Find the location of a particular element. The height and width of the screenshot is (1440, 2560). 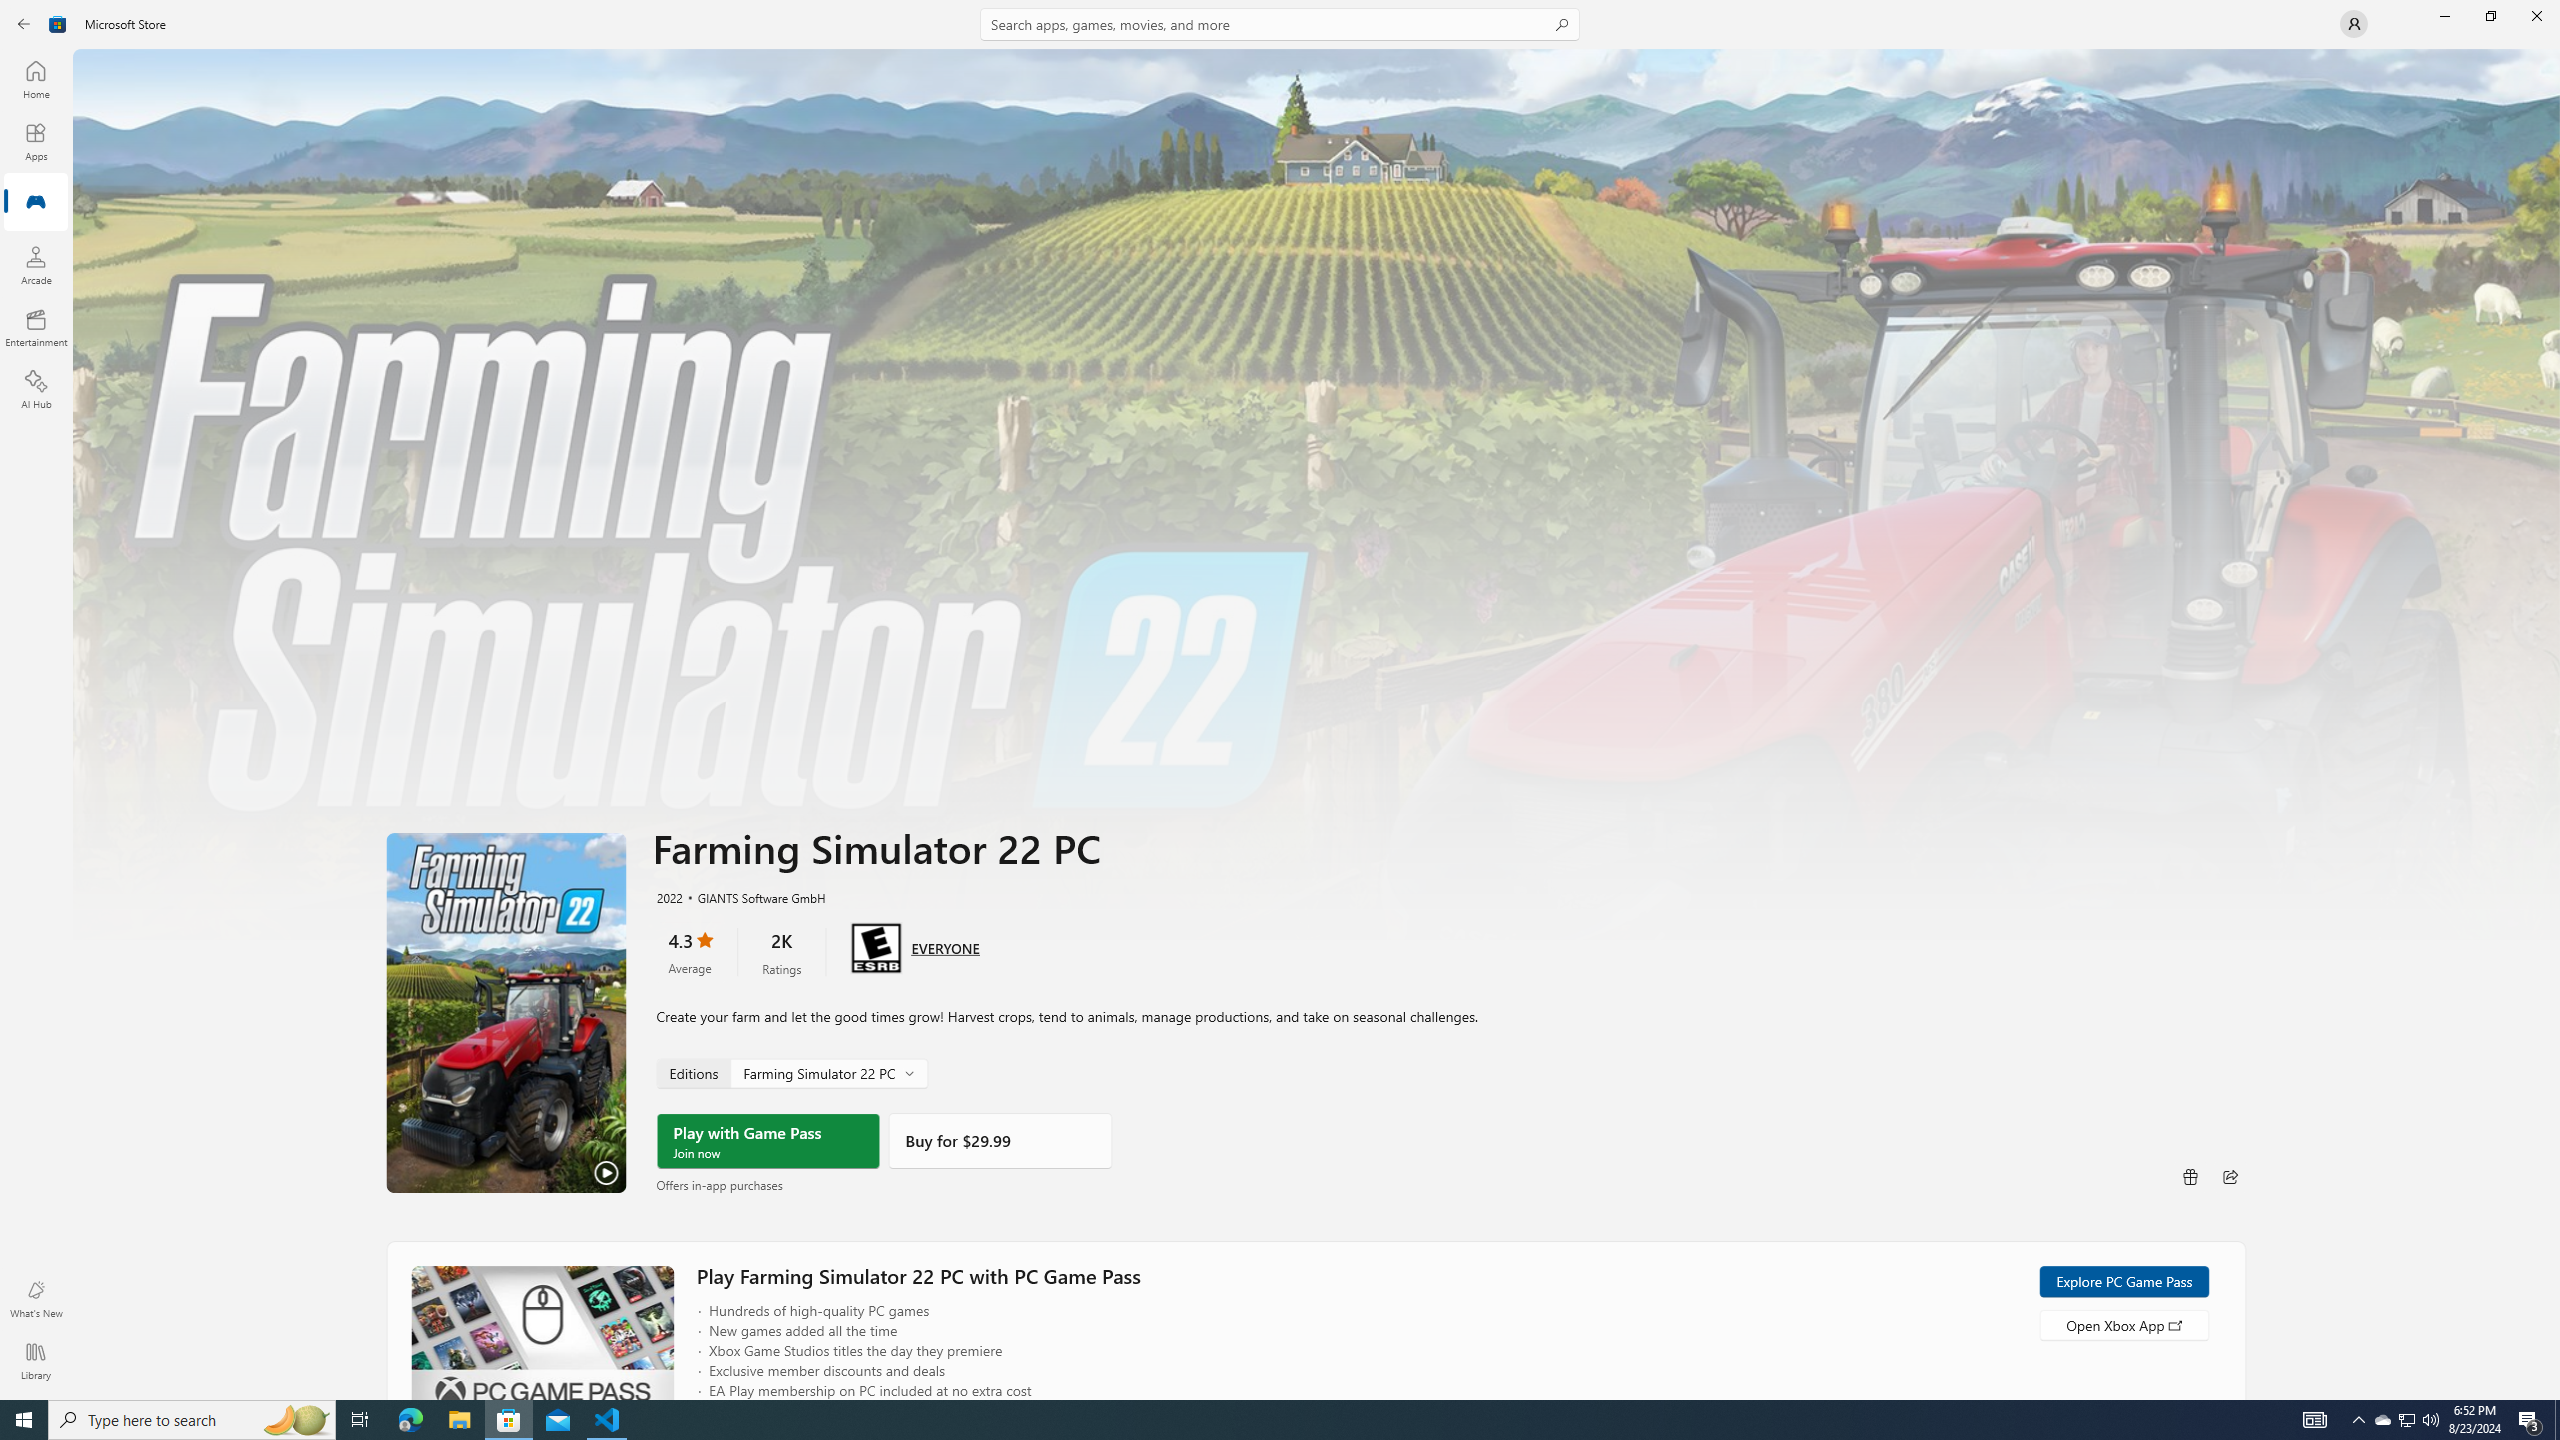

'Back' is located at coordinates (24, 22).